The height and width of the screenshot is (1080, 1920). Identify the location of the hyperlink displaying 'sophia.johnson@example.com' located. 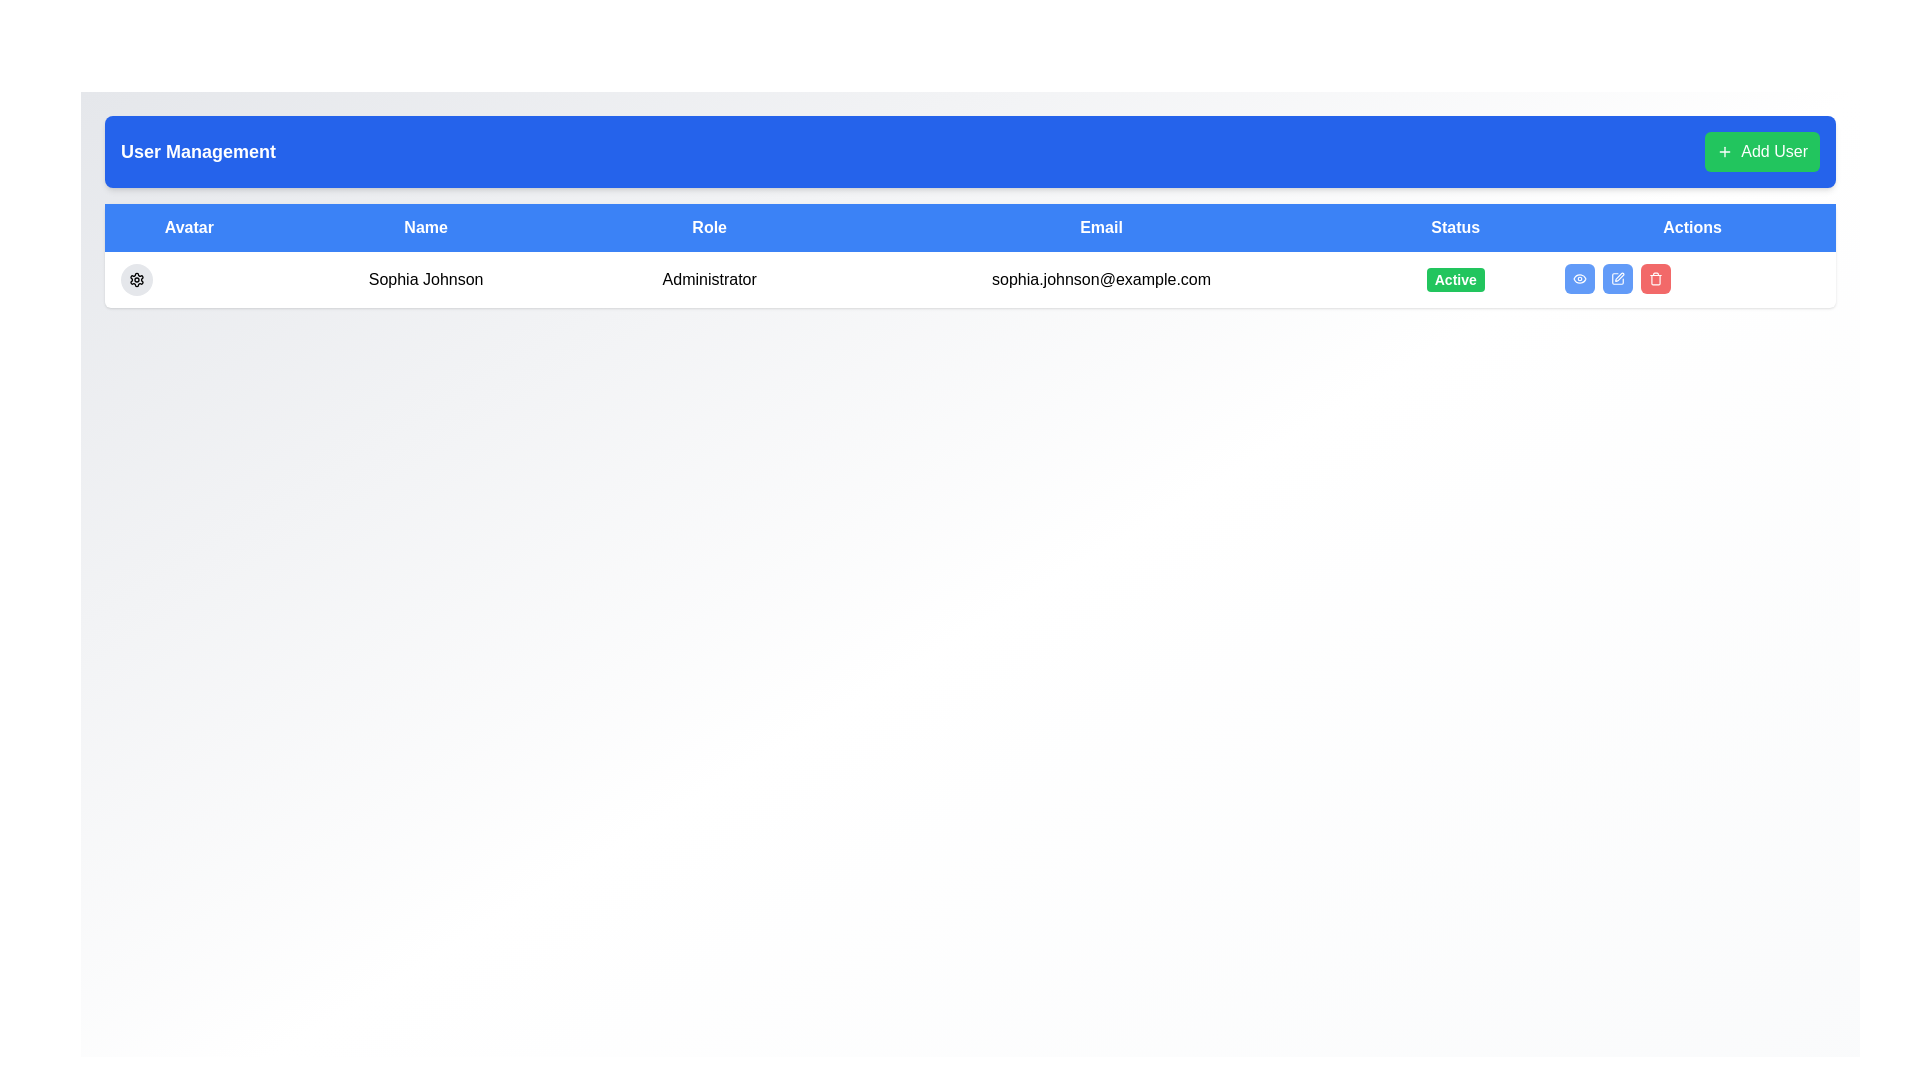
(1100, 279).